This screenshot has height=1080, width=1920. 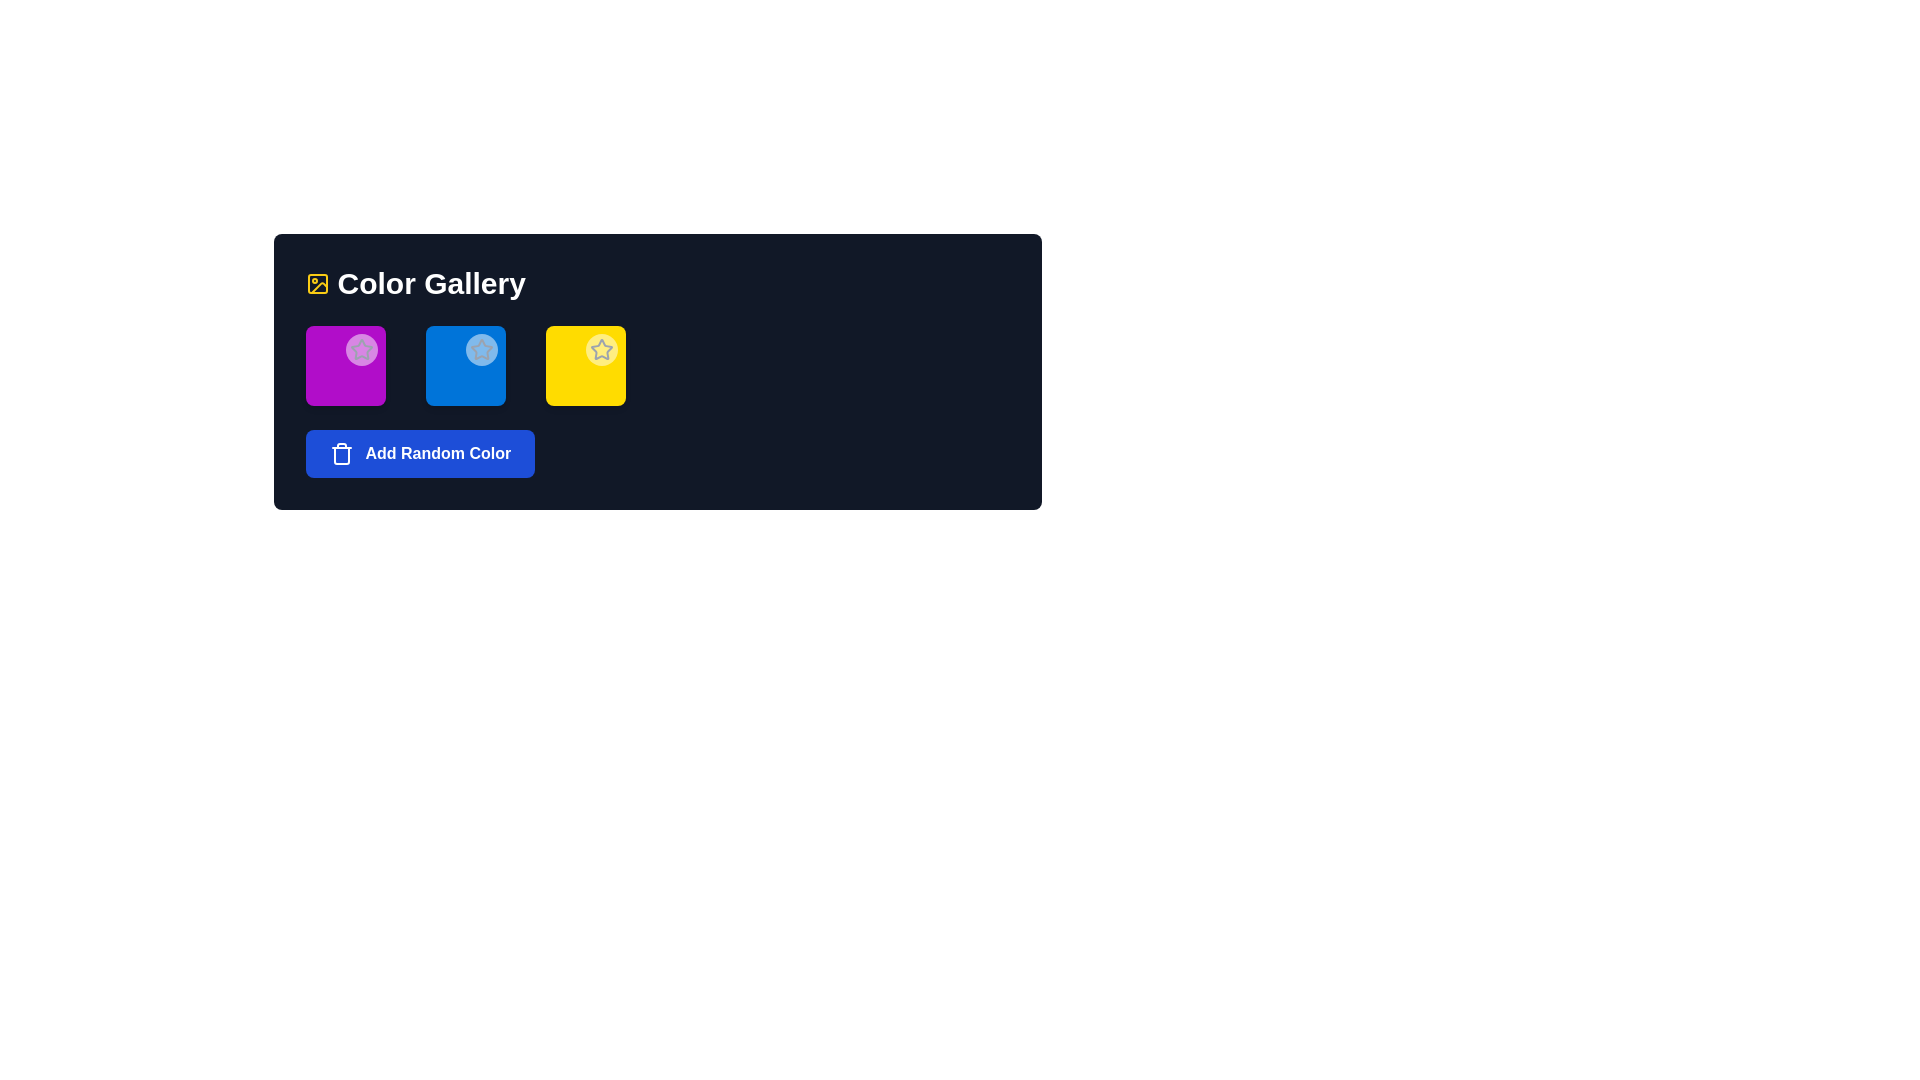 What do you see at coordinates (316, 284) in the screenshot?
I see `the icon representing the 'Color Gallery', which is located to the left of the 'Color Gallery' heading` at bounding box center [316, 284].